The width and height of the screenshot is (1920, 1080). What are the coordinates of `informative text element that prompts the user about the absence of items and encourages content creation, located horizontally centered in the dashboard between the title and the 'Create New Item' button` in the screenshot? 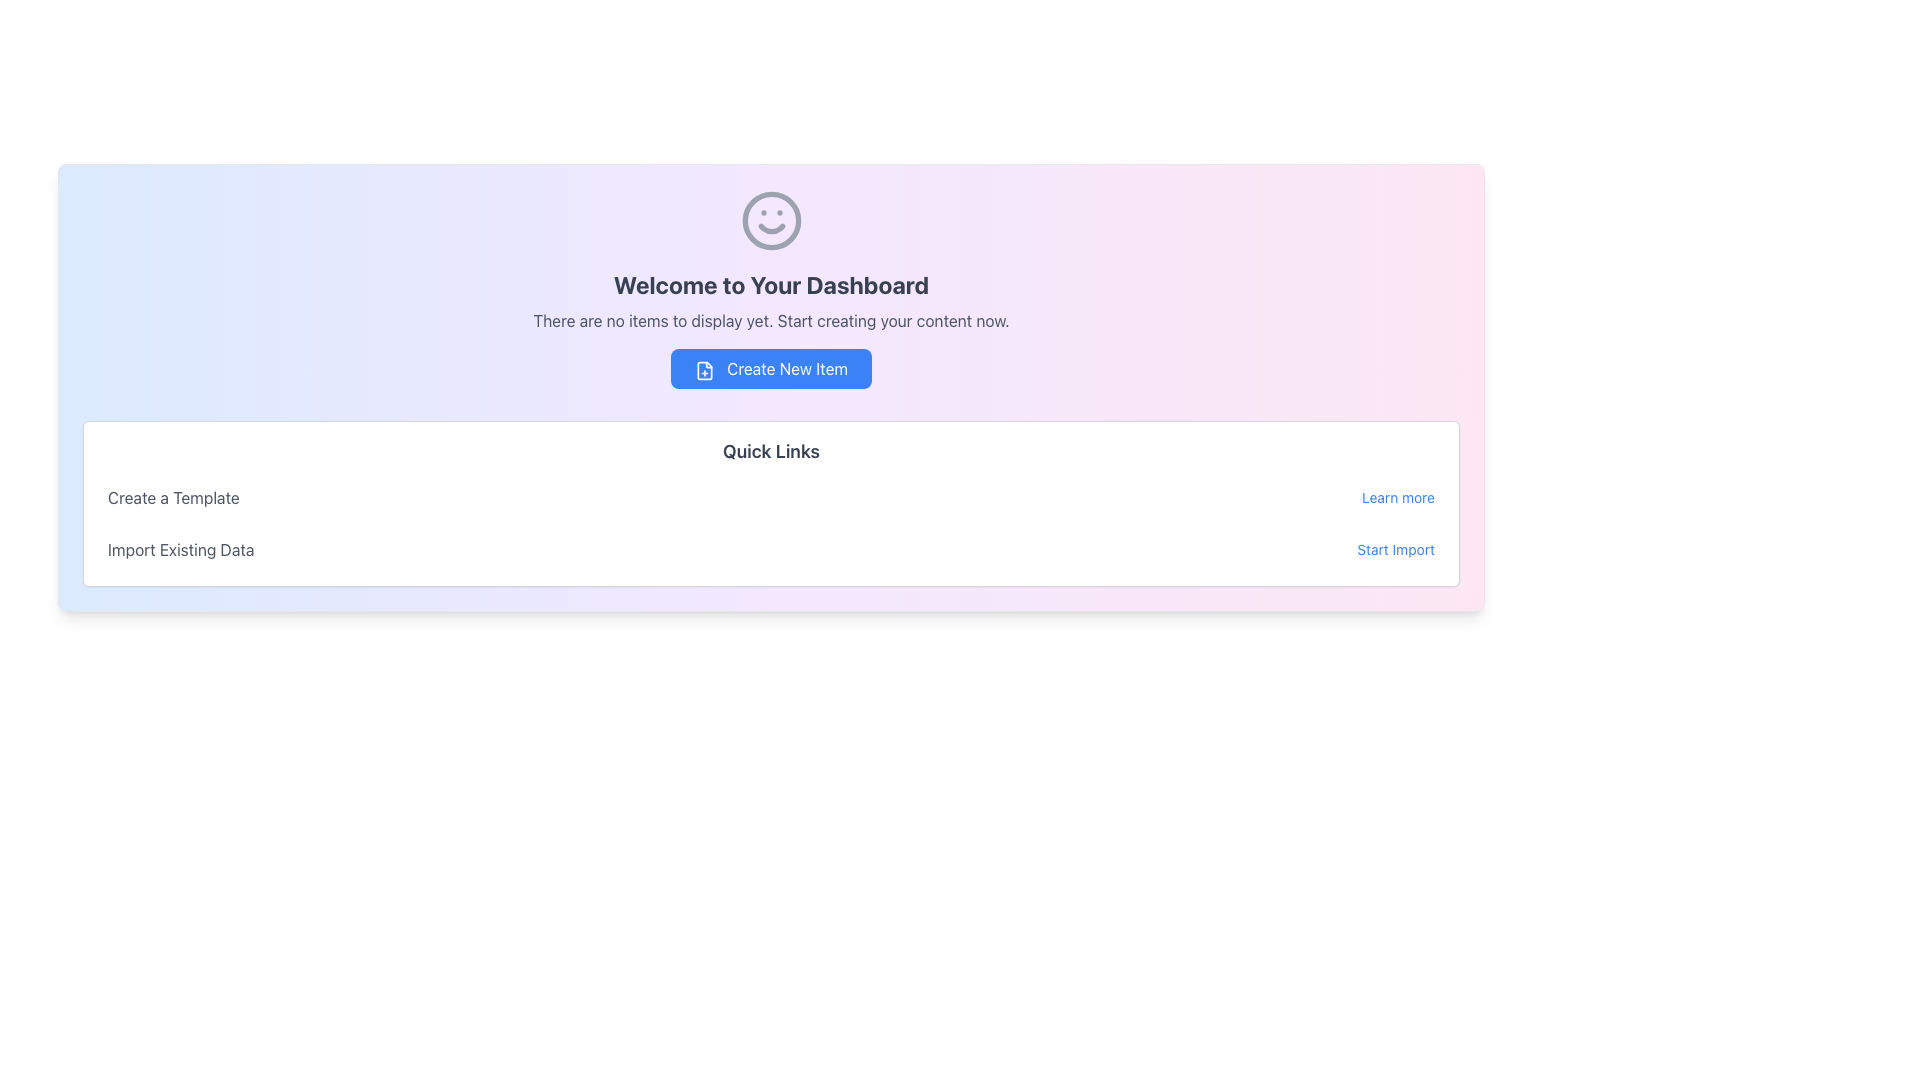 It's located at (770, 319).